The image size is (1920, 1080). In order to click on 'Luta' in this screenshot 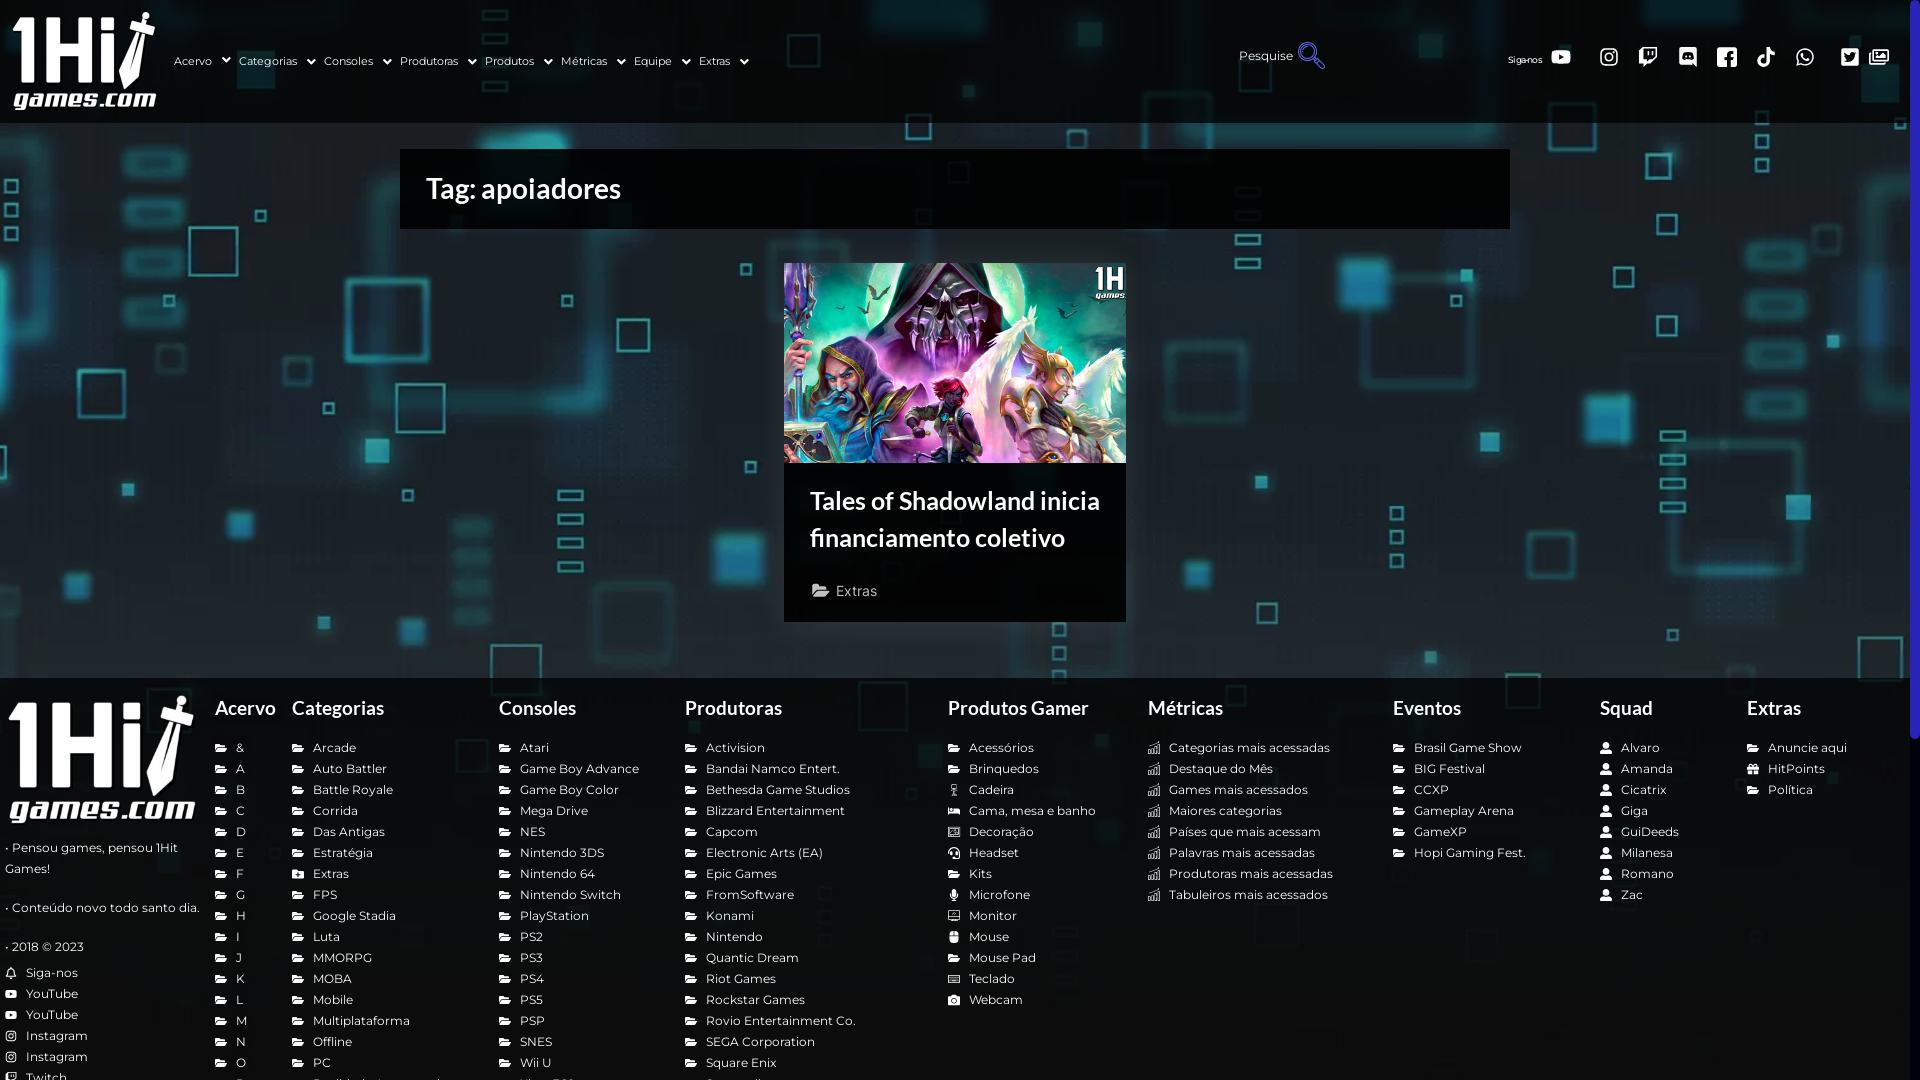, I will do `click(385, 936)`.